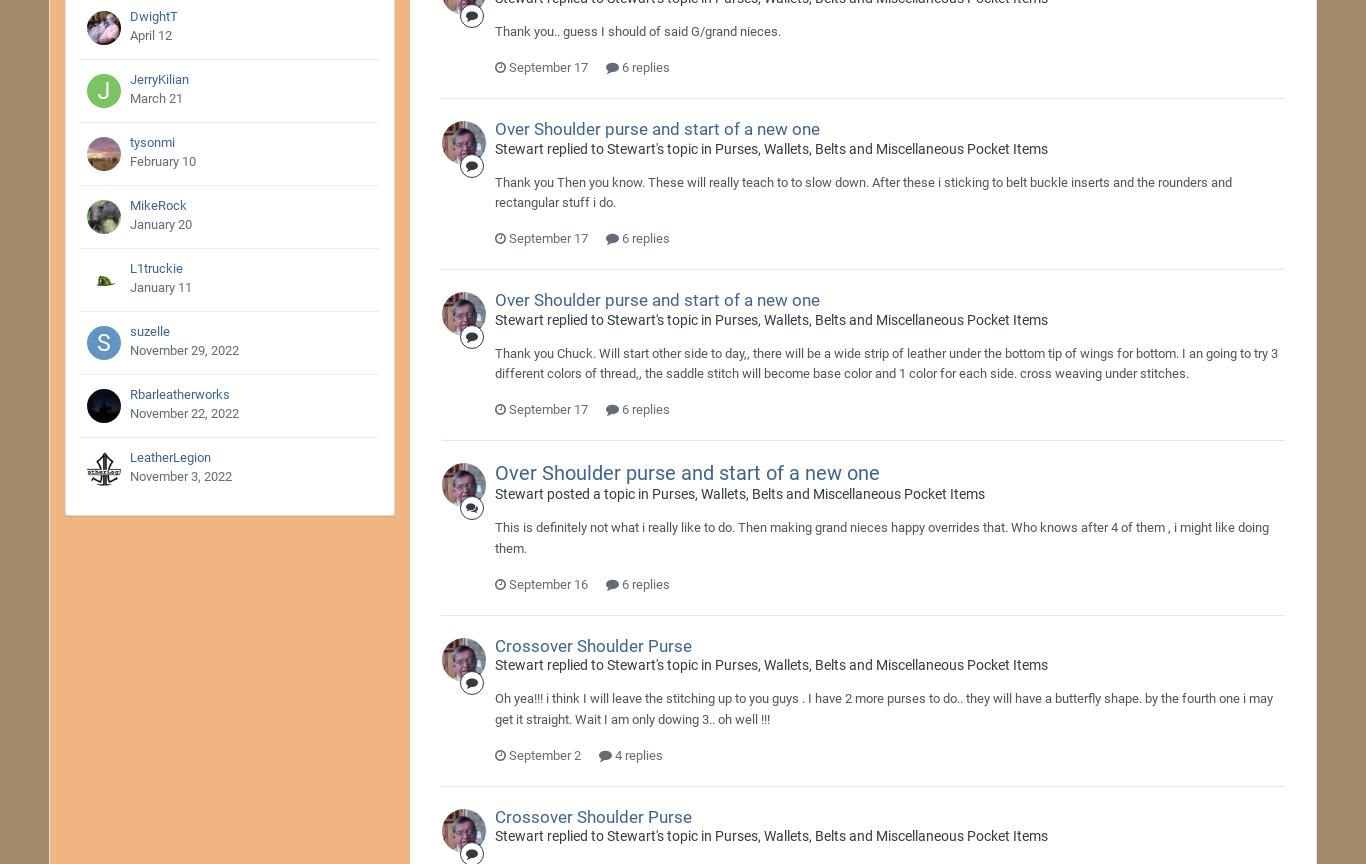 The image size is (1366, 864). I want to click on 'November 29, 2022', so click(183, 349).